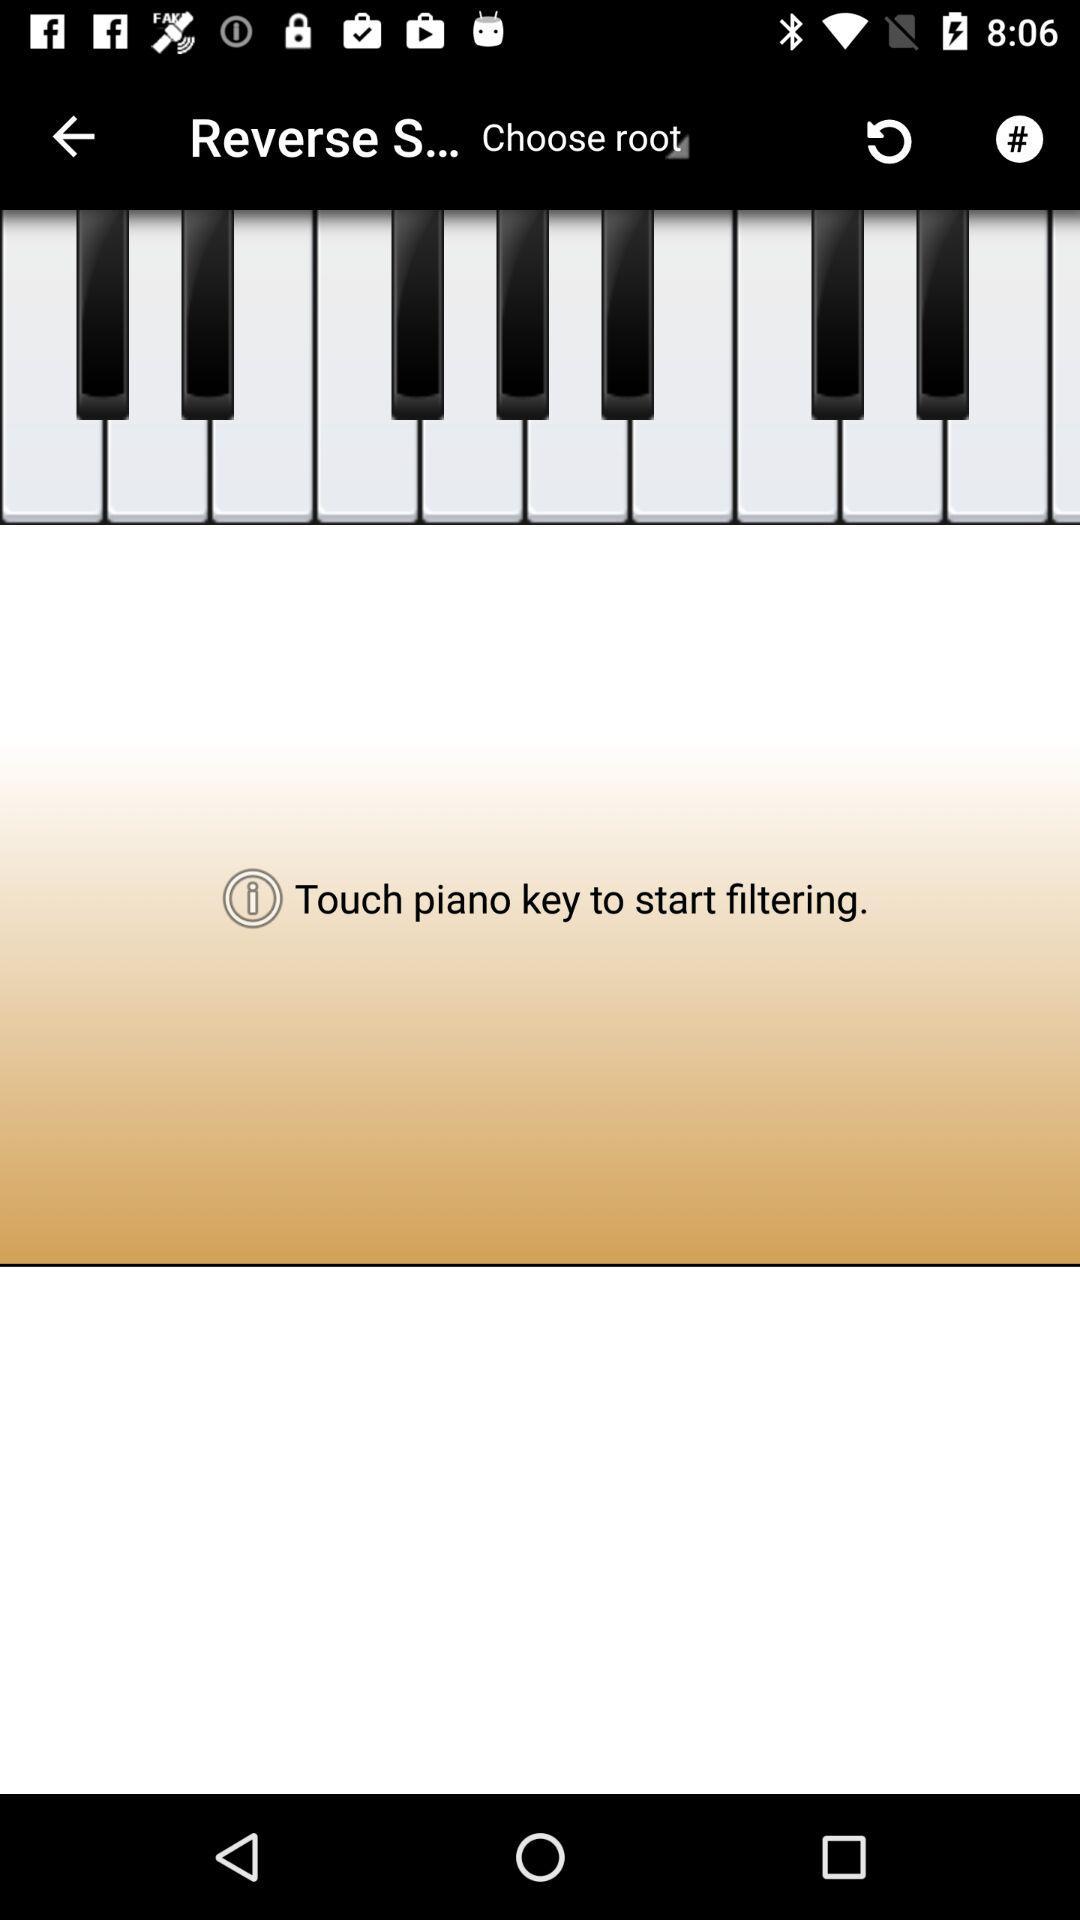  I want to click on item below the choose root, so click(577, 367).